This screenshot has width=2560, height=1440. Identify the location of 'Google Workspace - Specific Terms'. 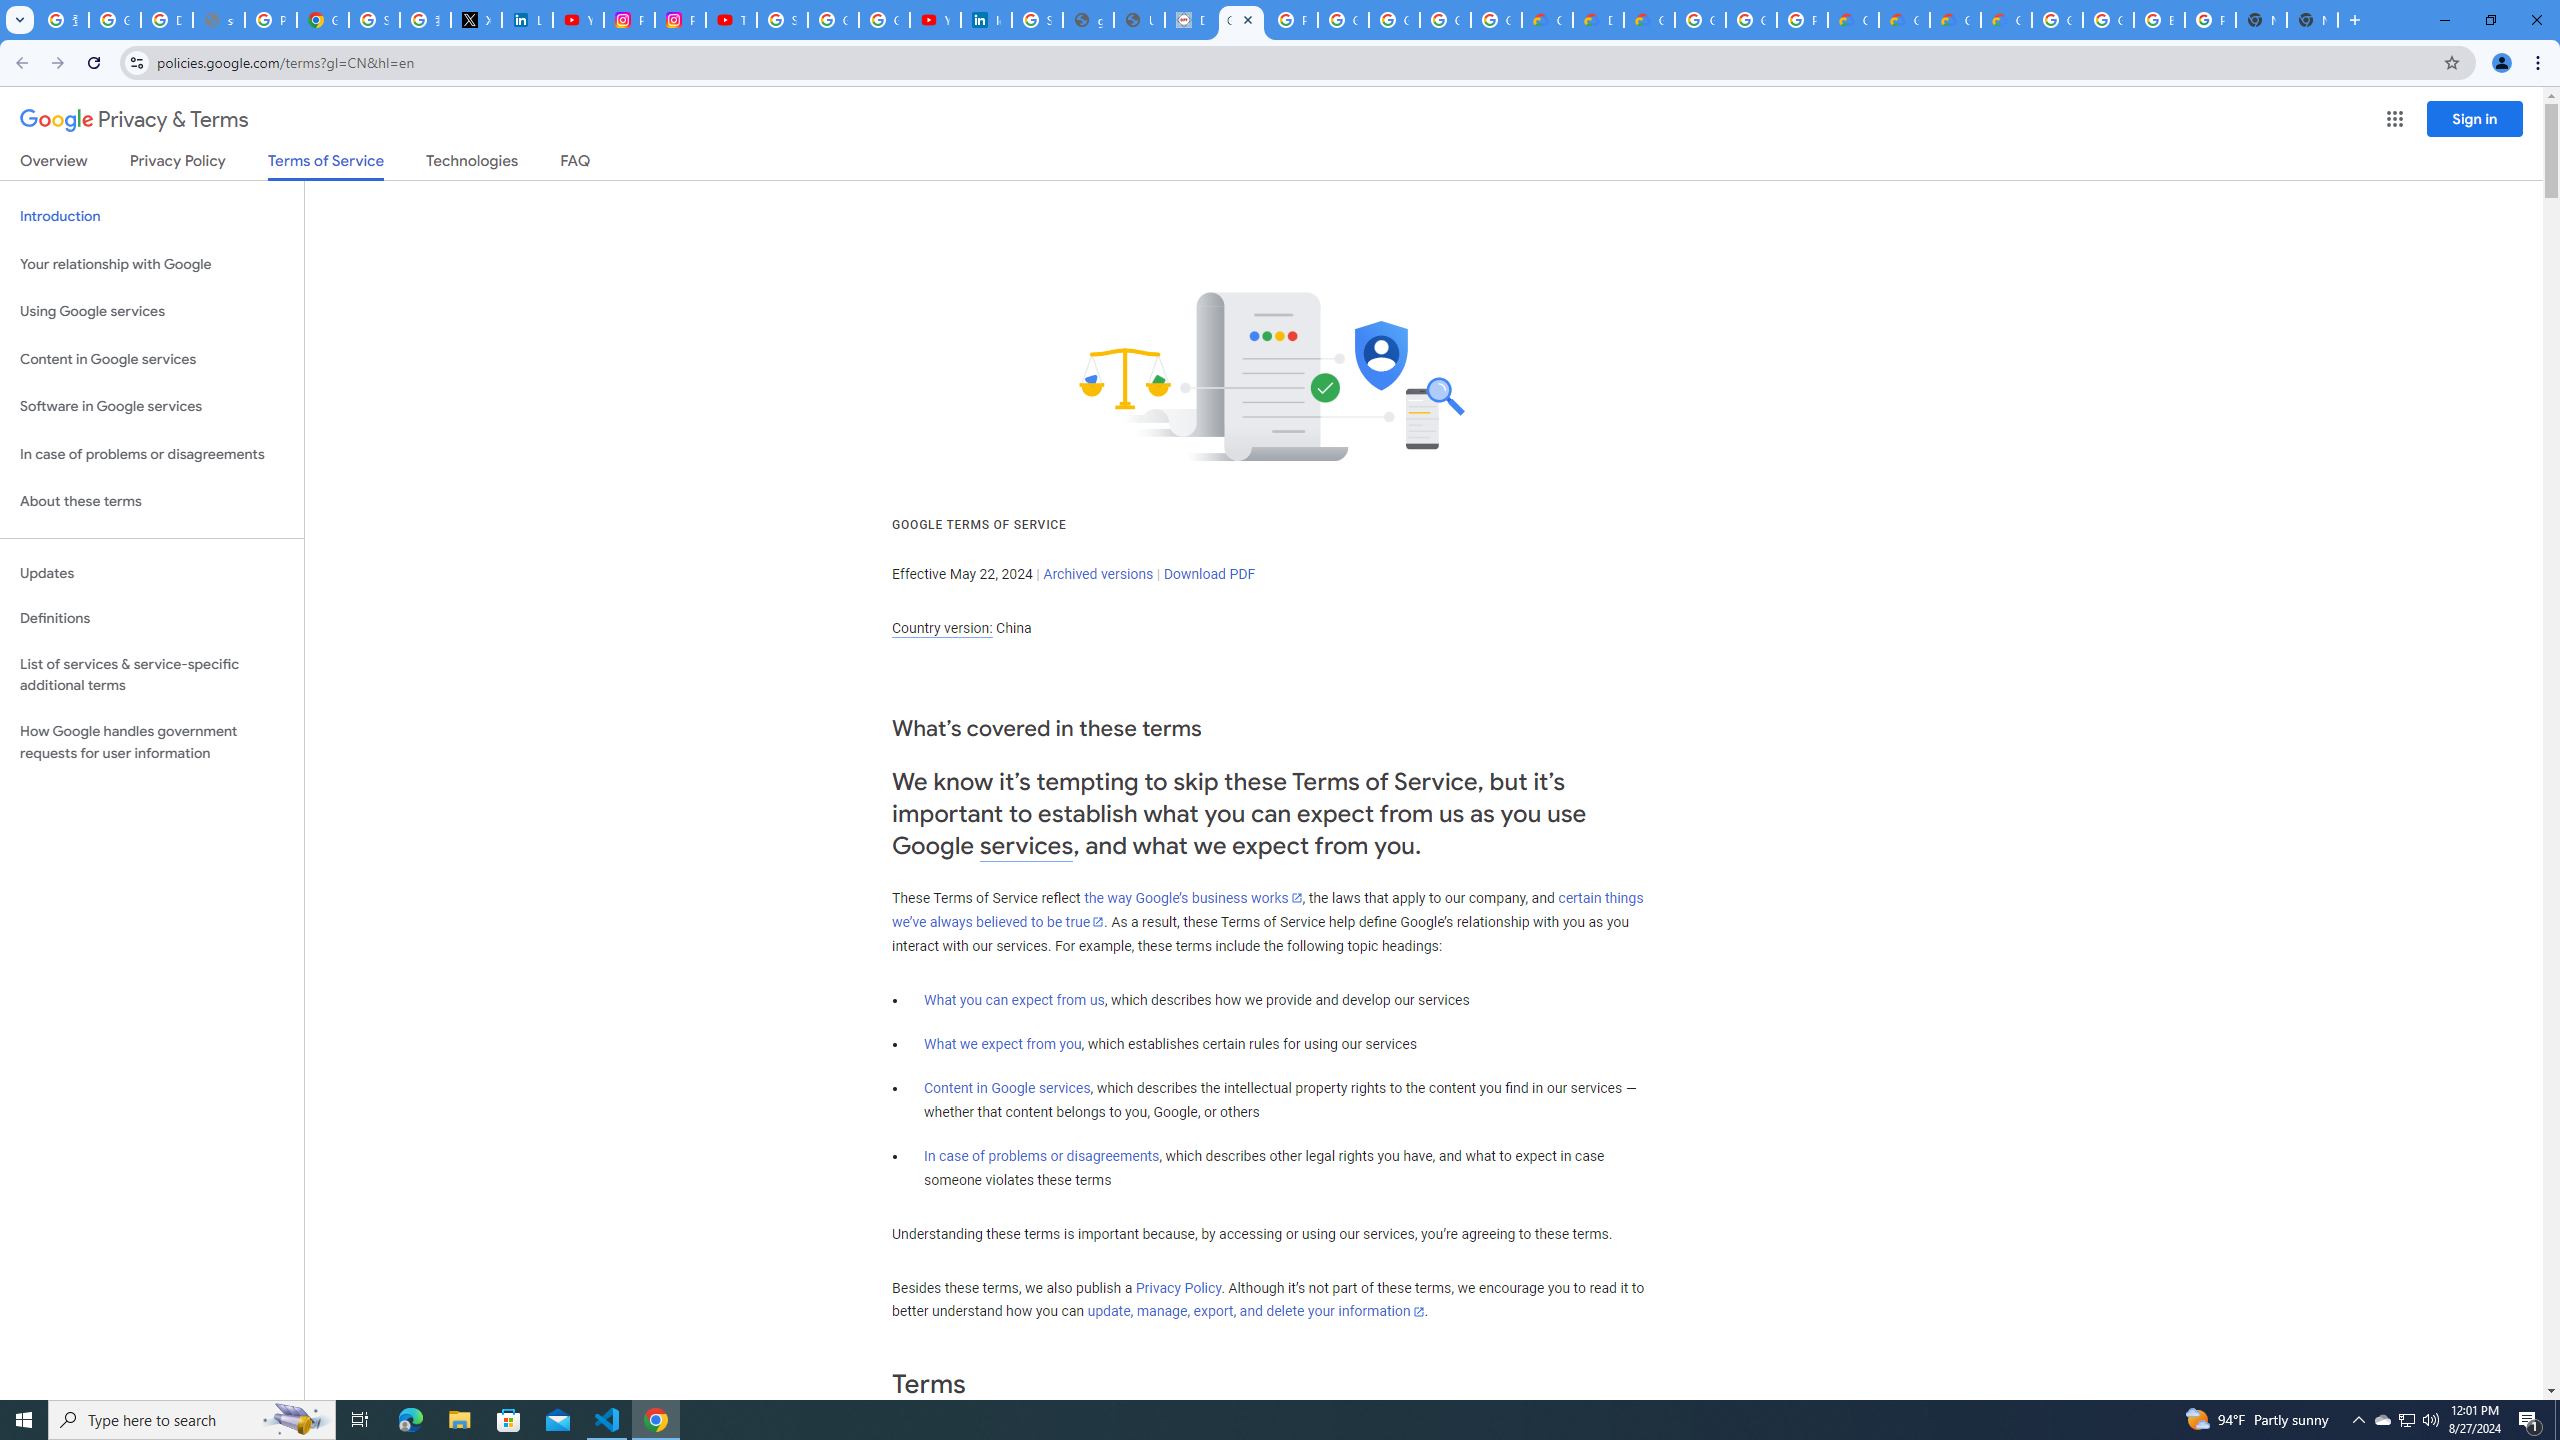
(1444, 19).